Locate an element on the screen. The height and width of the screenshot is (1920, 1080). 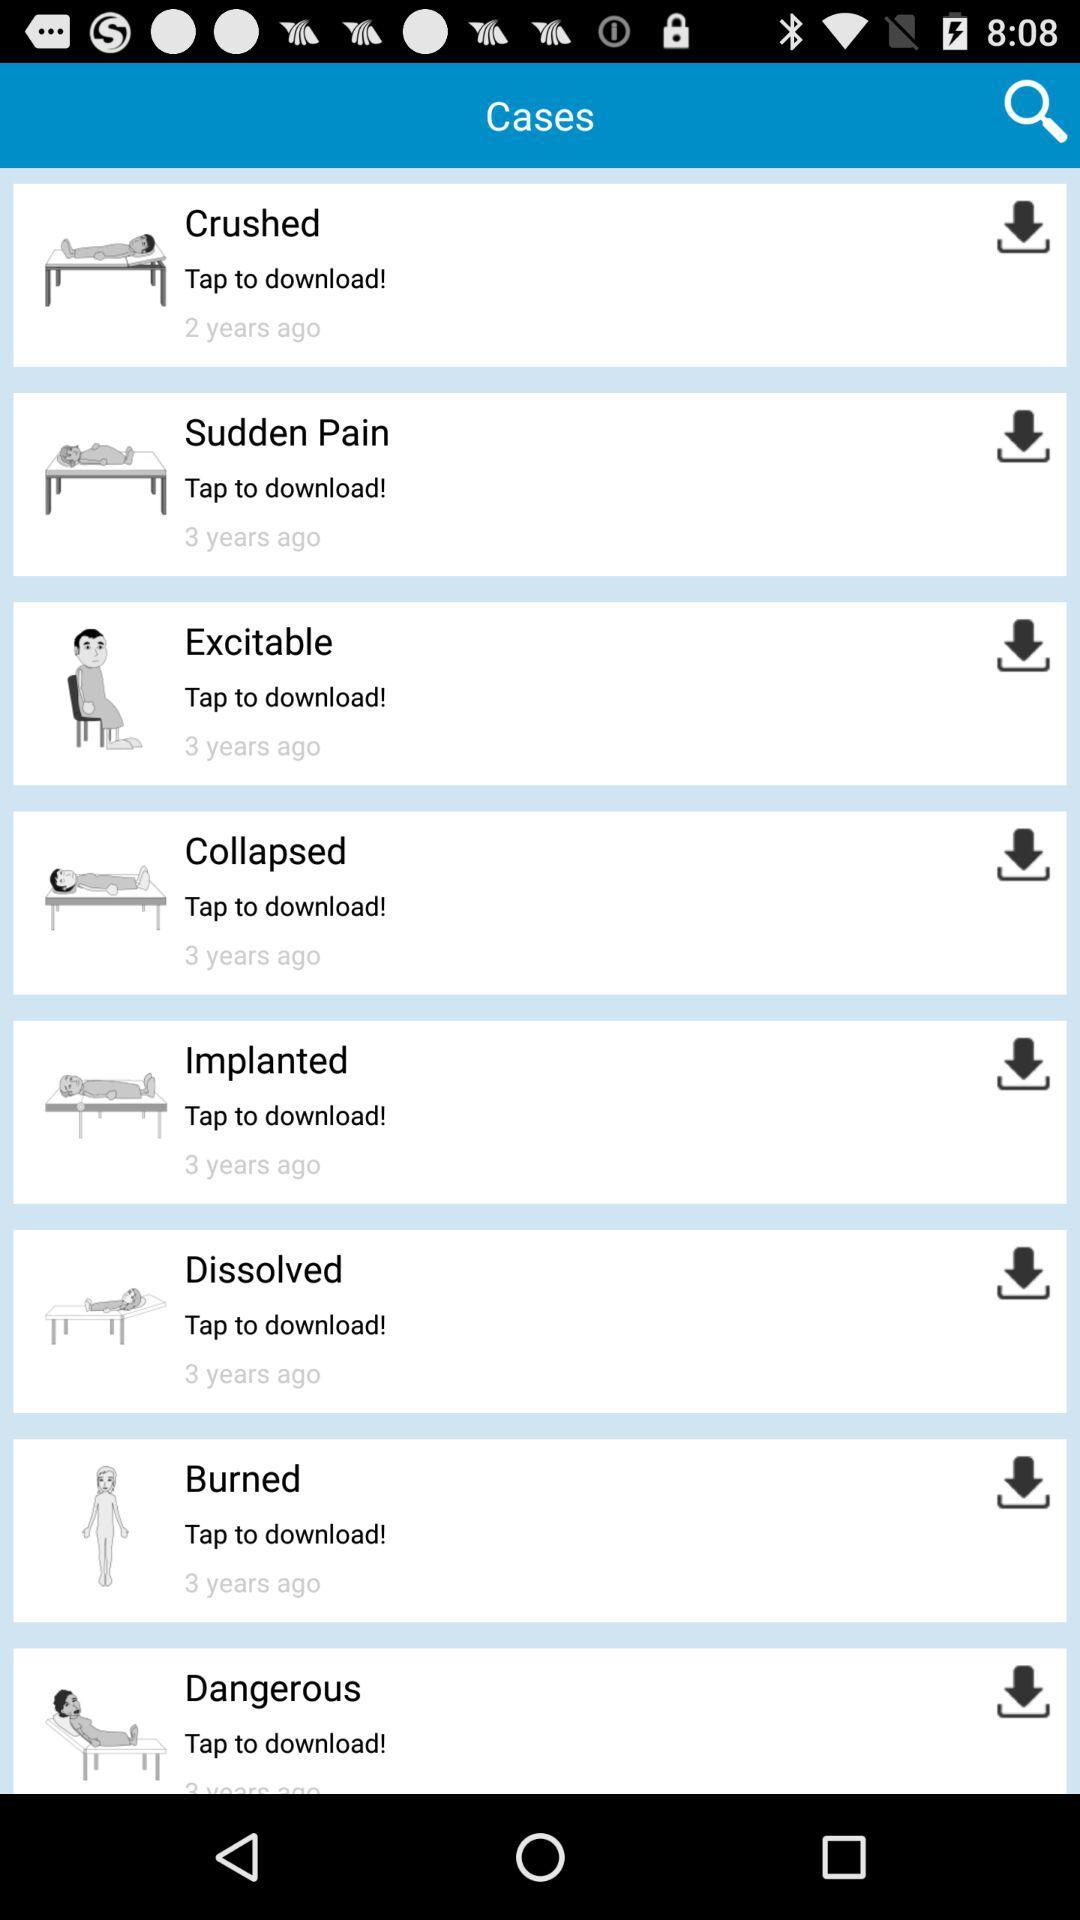
the icon above the tap to download! app is located at coordinates (262, 1267).